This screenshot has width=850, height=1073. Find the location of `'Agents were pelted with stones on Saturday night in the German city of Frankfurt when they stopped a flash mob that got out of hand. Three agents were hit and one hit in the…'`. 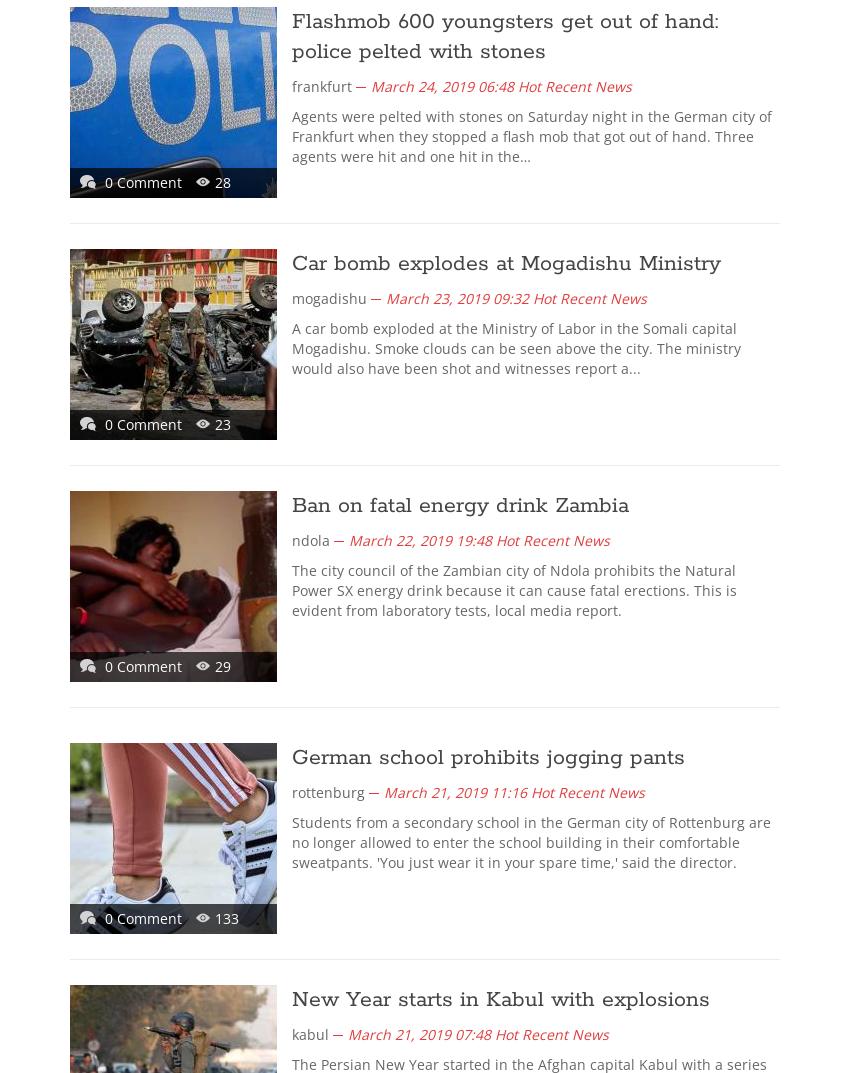

'Agents were pelted with stones on Saturday night in the German city of Frankfurt when they stopped a flash mob that got out of hand. Three agents were hit and one hit in the…' is located at coordinates (290, 135).